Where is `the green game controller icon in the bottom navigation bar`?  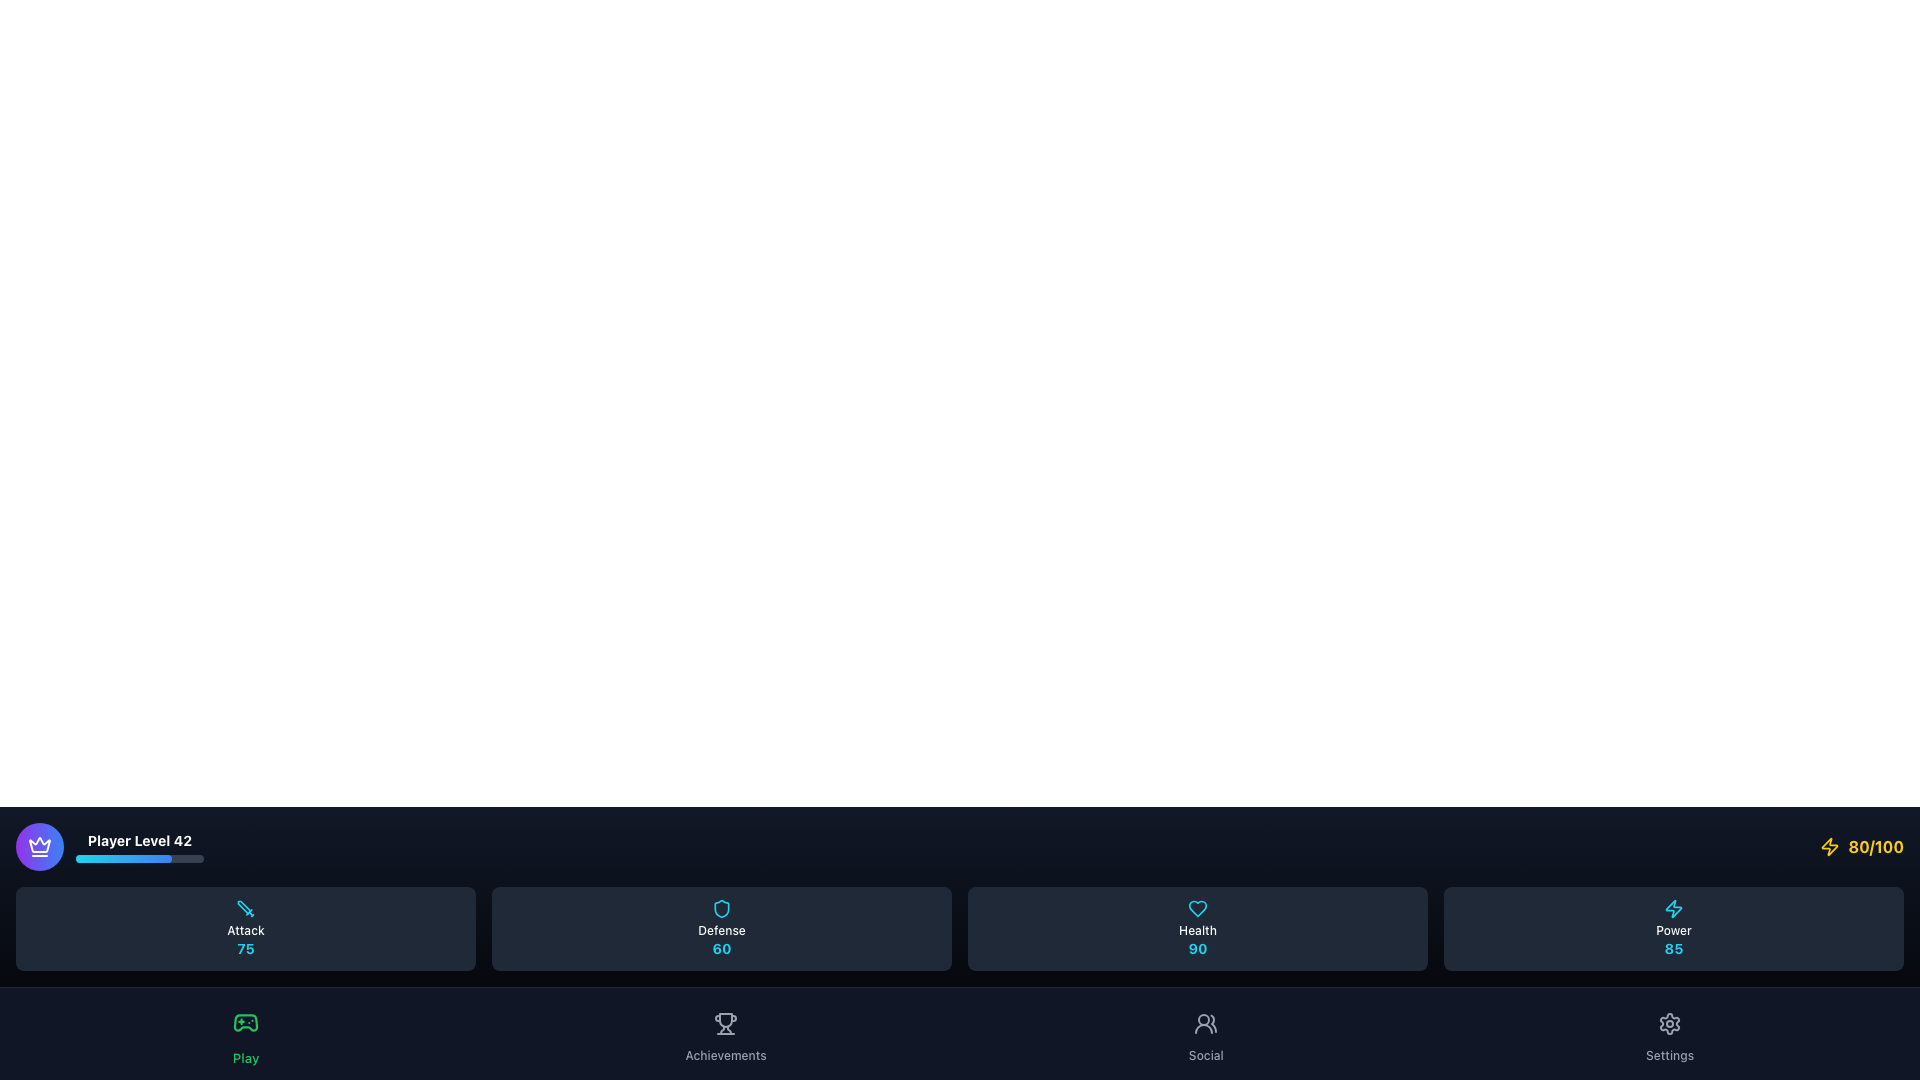
the green game controller icon in the bottom navigation bar is located at coordinates (244, 1022).